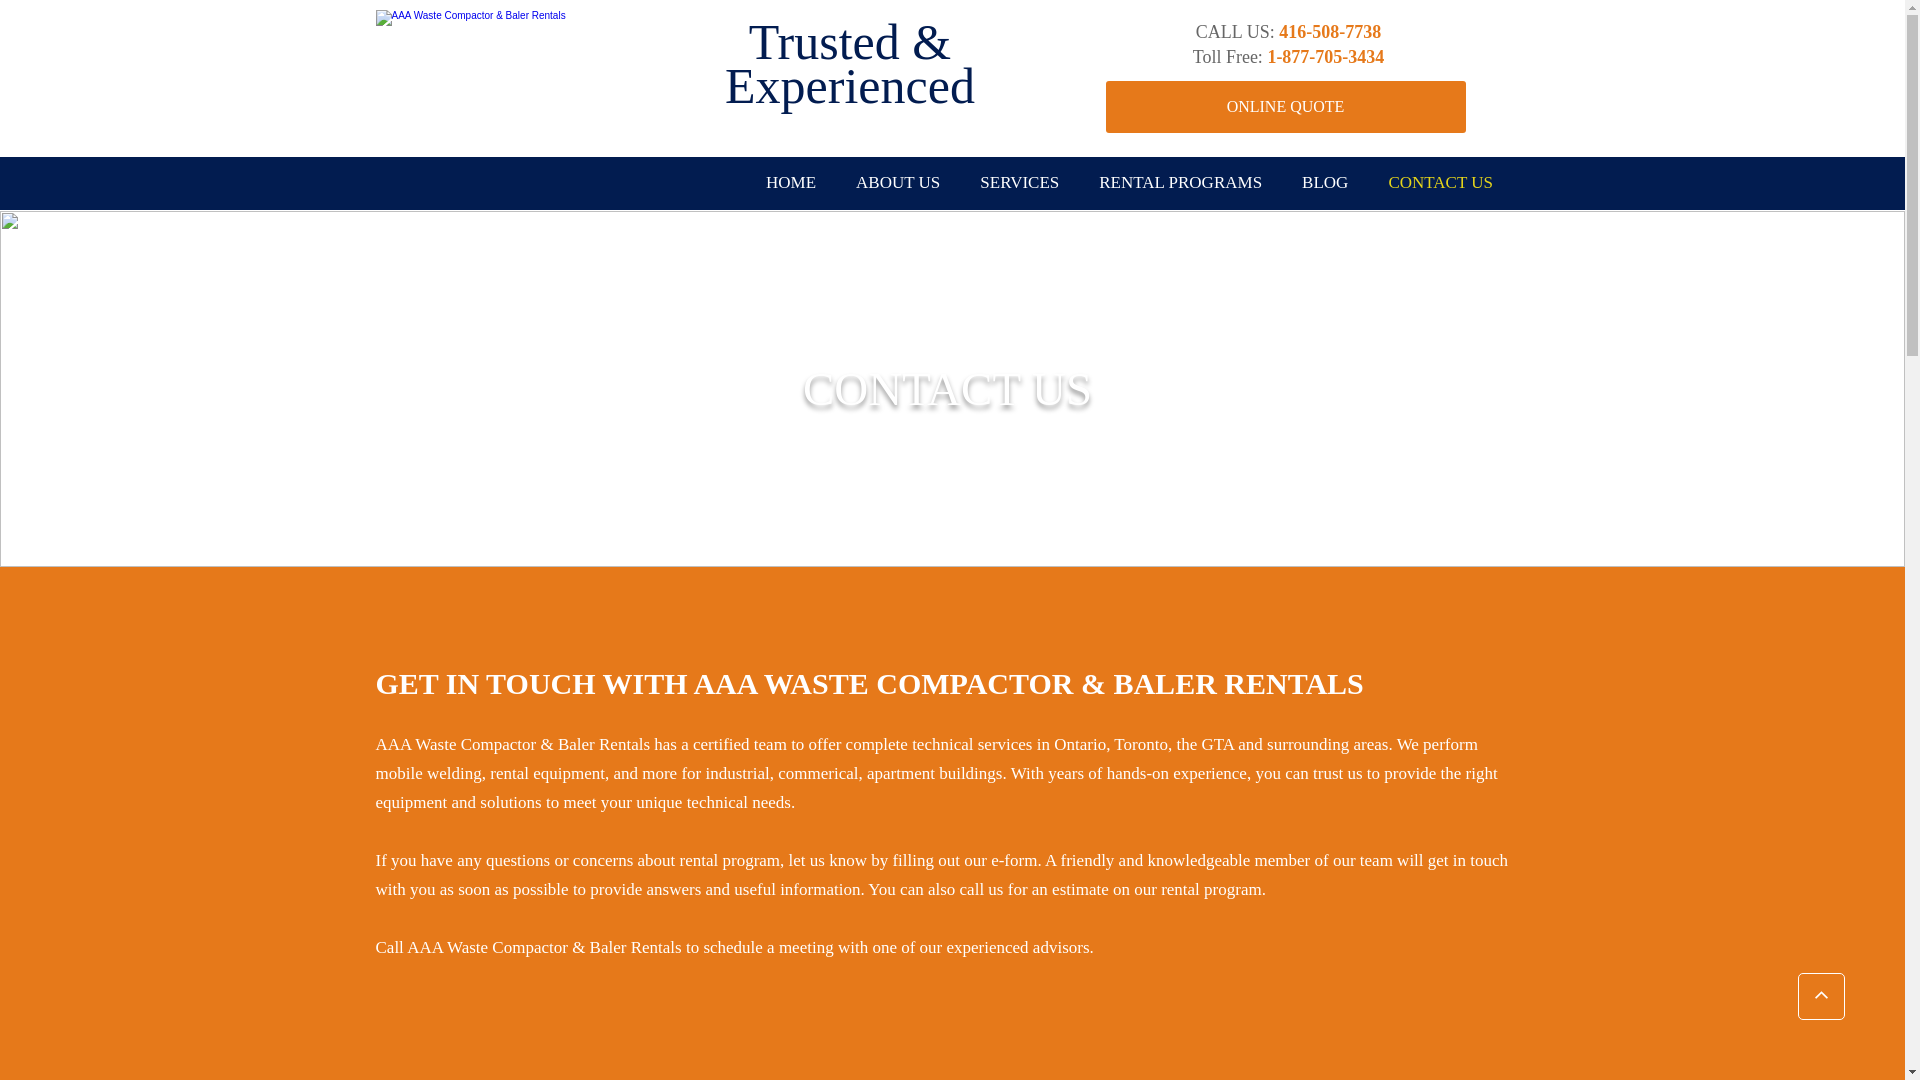 The height and width of the screenshot is (1080, 1920). Describe the element at coordinates (1329, 34) in the screenshot. I see `'416-508-7738'` at that location.